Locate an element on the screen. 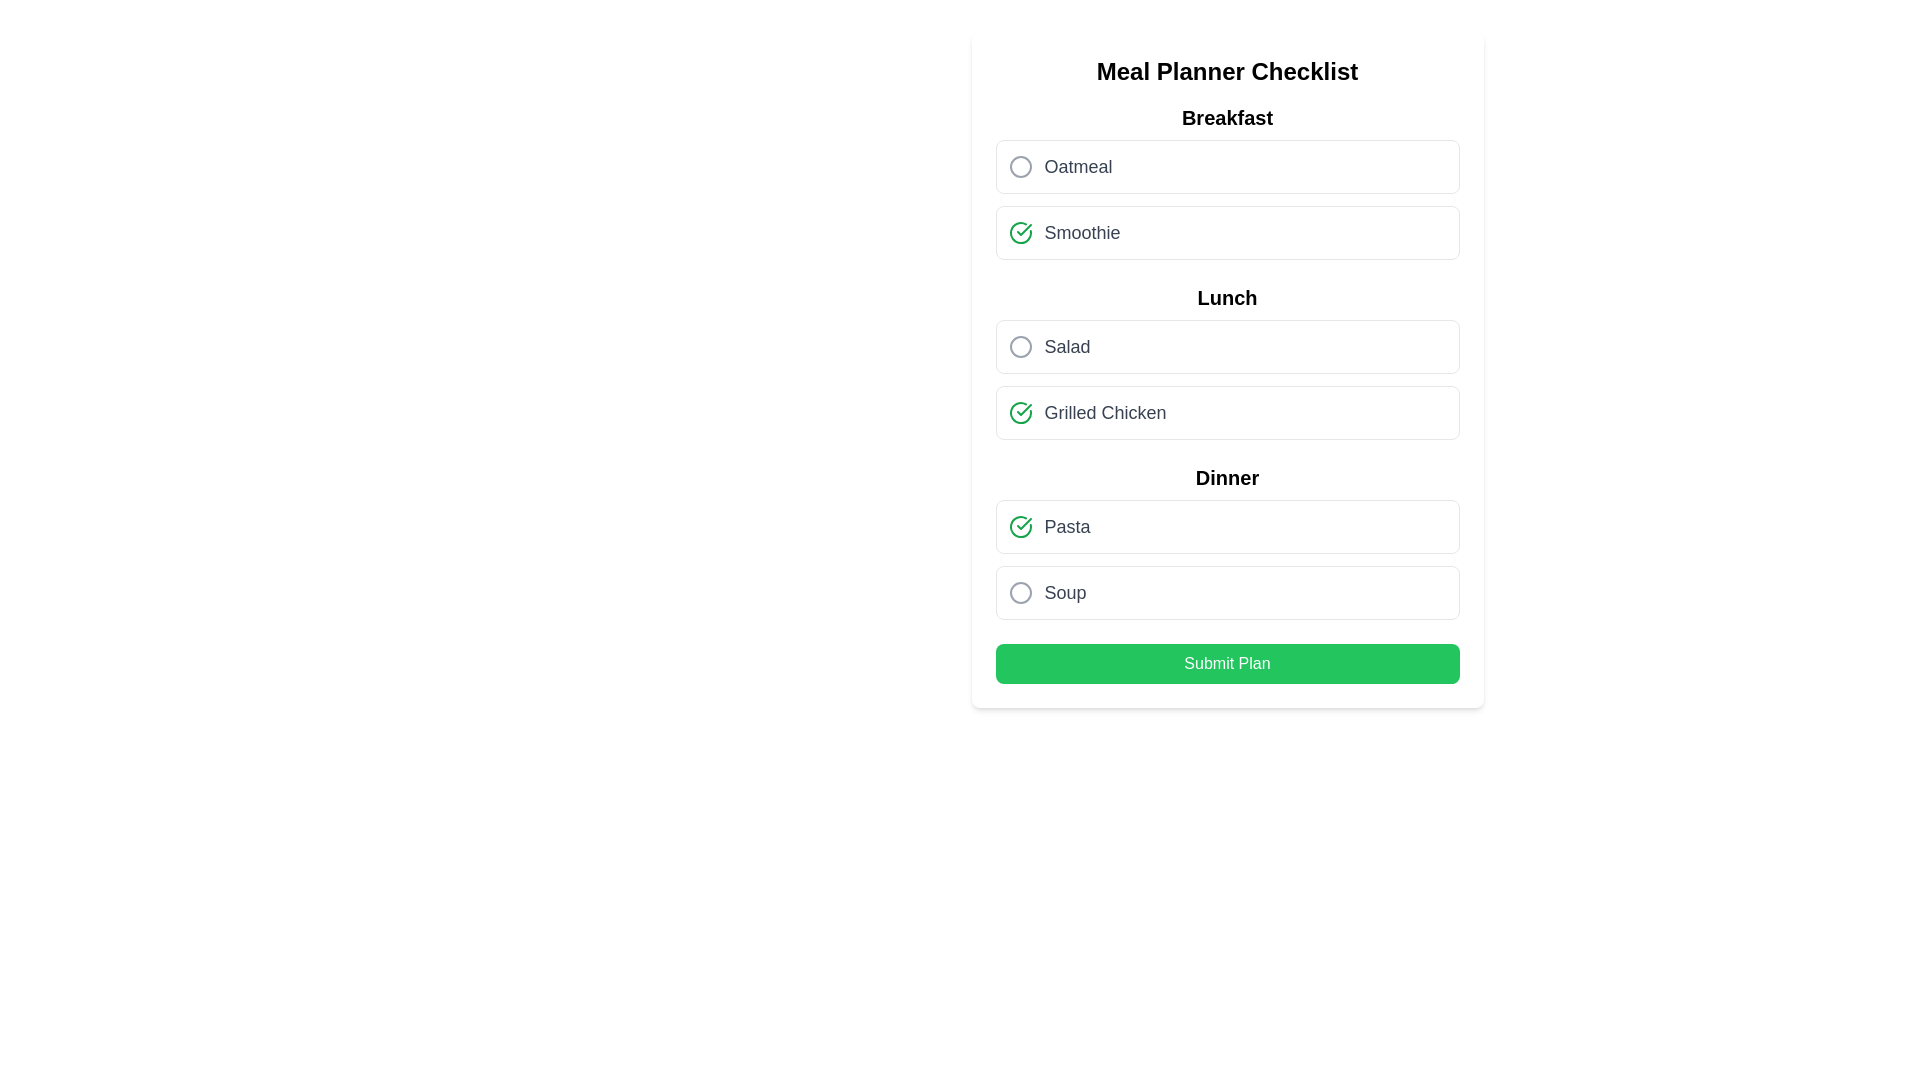 This screenshot has width=1920, height=1080. the text label displaying 'Grilled Chicken', which is styled in bold, dark gray font and is positioned between 'Salad' and 'Pasta' in the meal planner interface is located at coordinates (1104, 411).